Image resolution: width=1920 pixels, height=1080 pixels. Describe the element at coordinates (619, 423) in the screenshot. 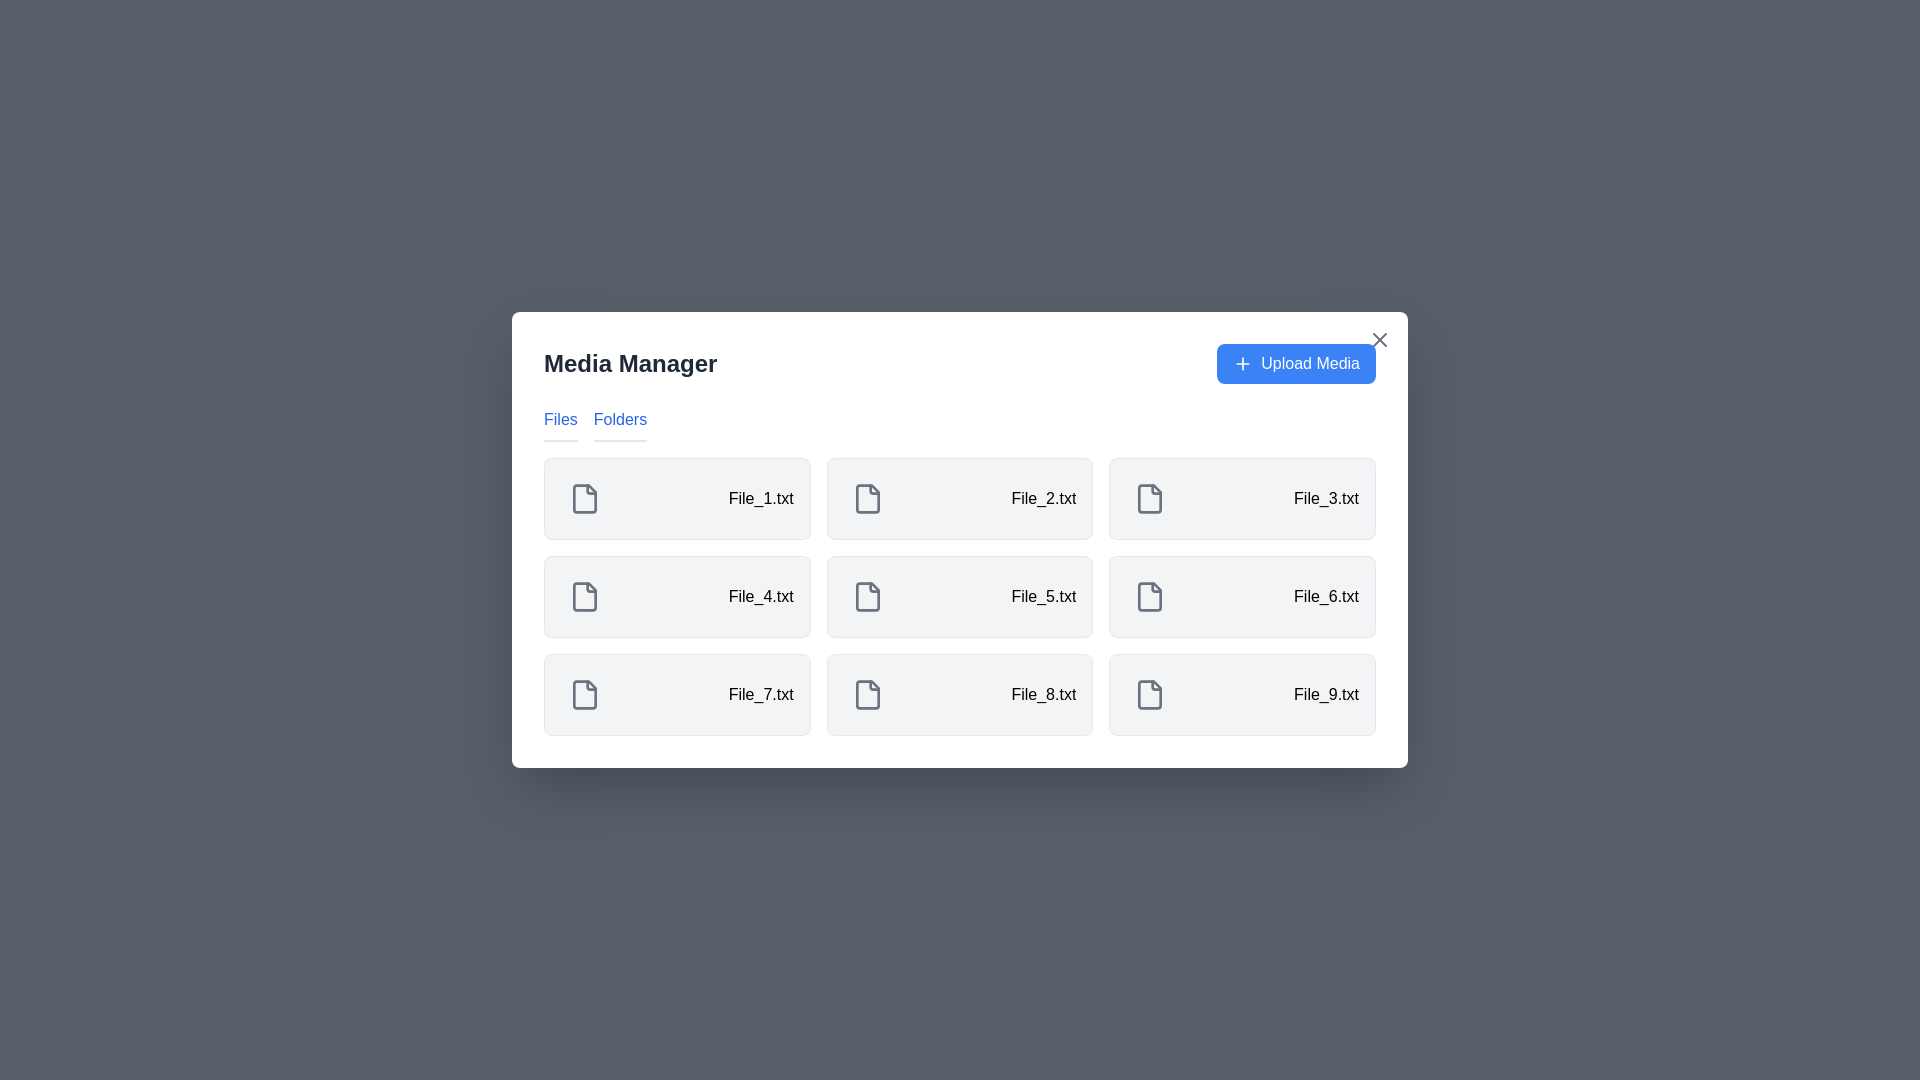

I see `the 'Folders' tab button, which is styled in blue font and appears bold and highlighted` at that location.